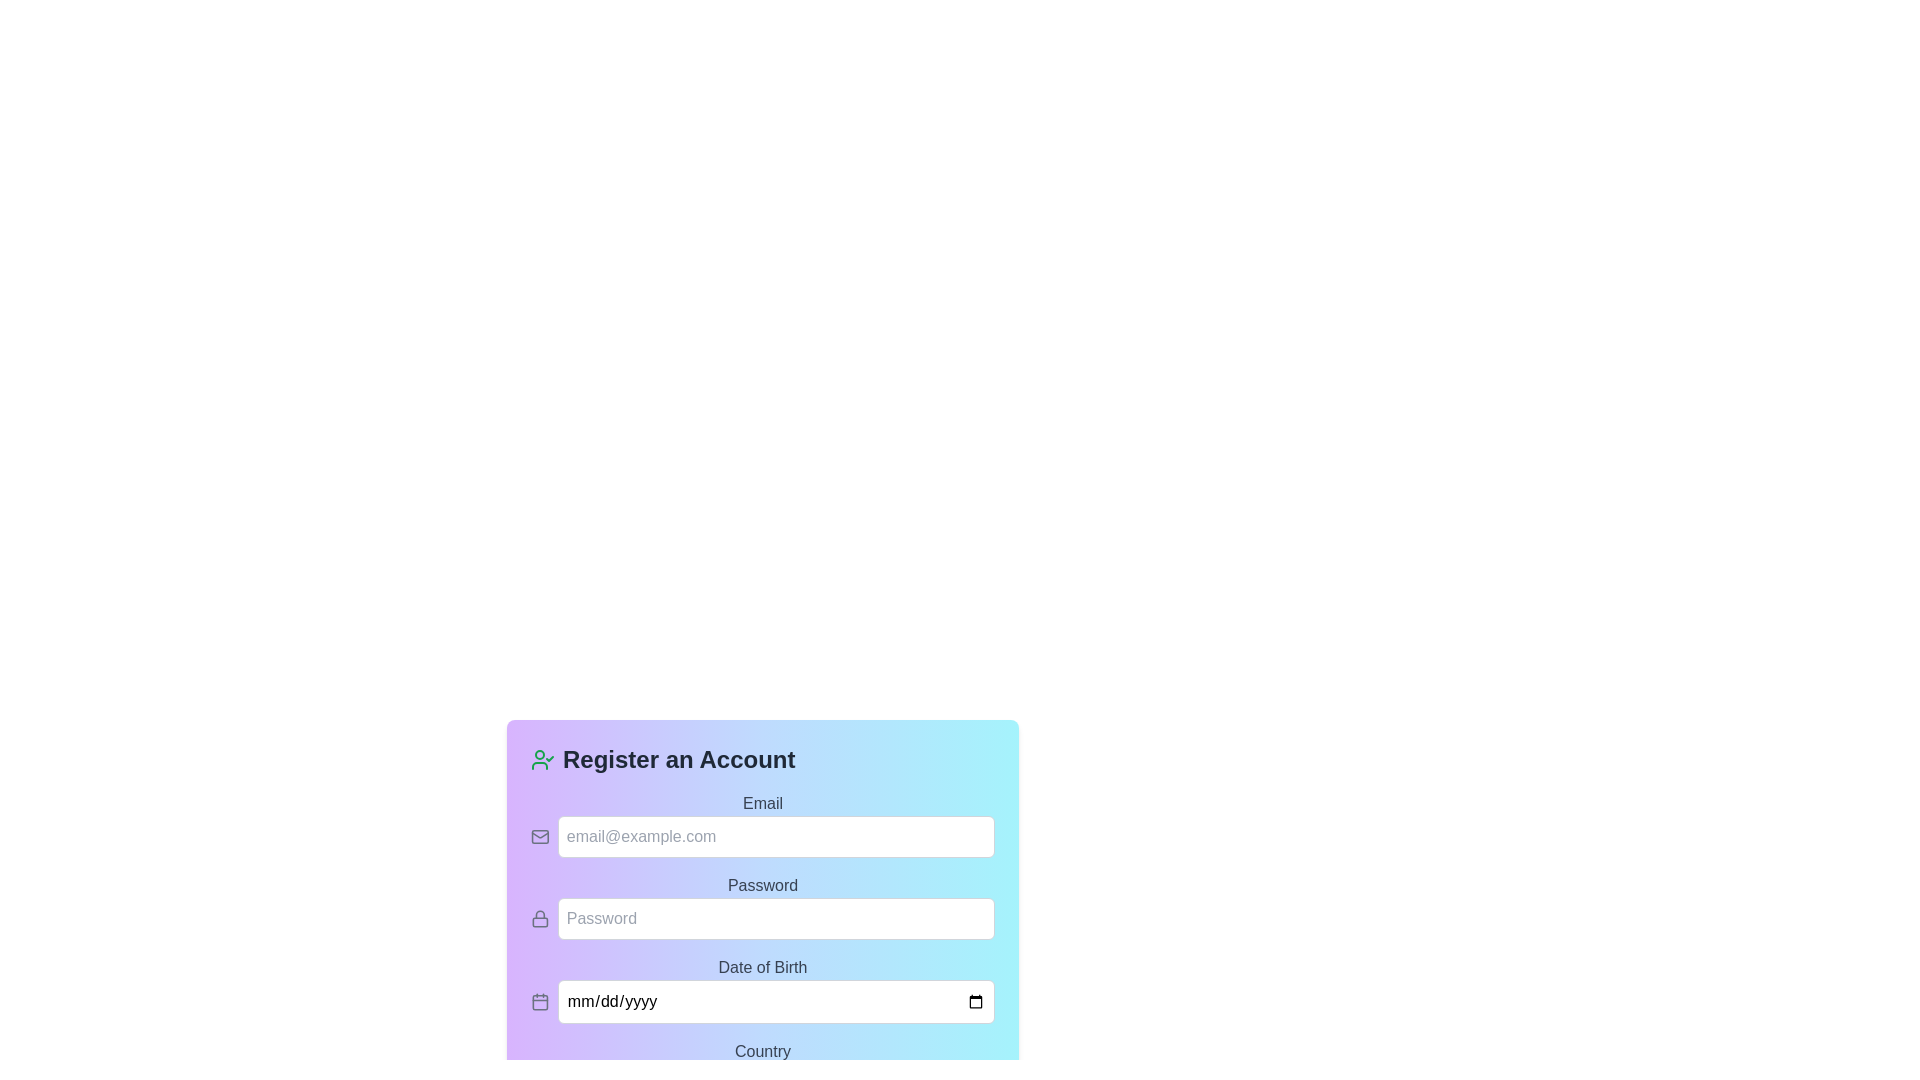 Image resolution: width=1920 pixels, height=1080 pixels. What do you see at coordinates (540, 837) in the screenshot?
I see `the email envelope icon located in the top-left corner of the email input field by clicking on it` at bounding box center [540, 837].